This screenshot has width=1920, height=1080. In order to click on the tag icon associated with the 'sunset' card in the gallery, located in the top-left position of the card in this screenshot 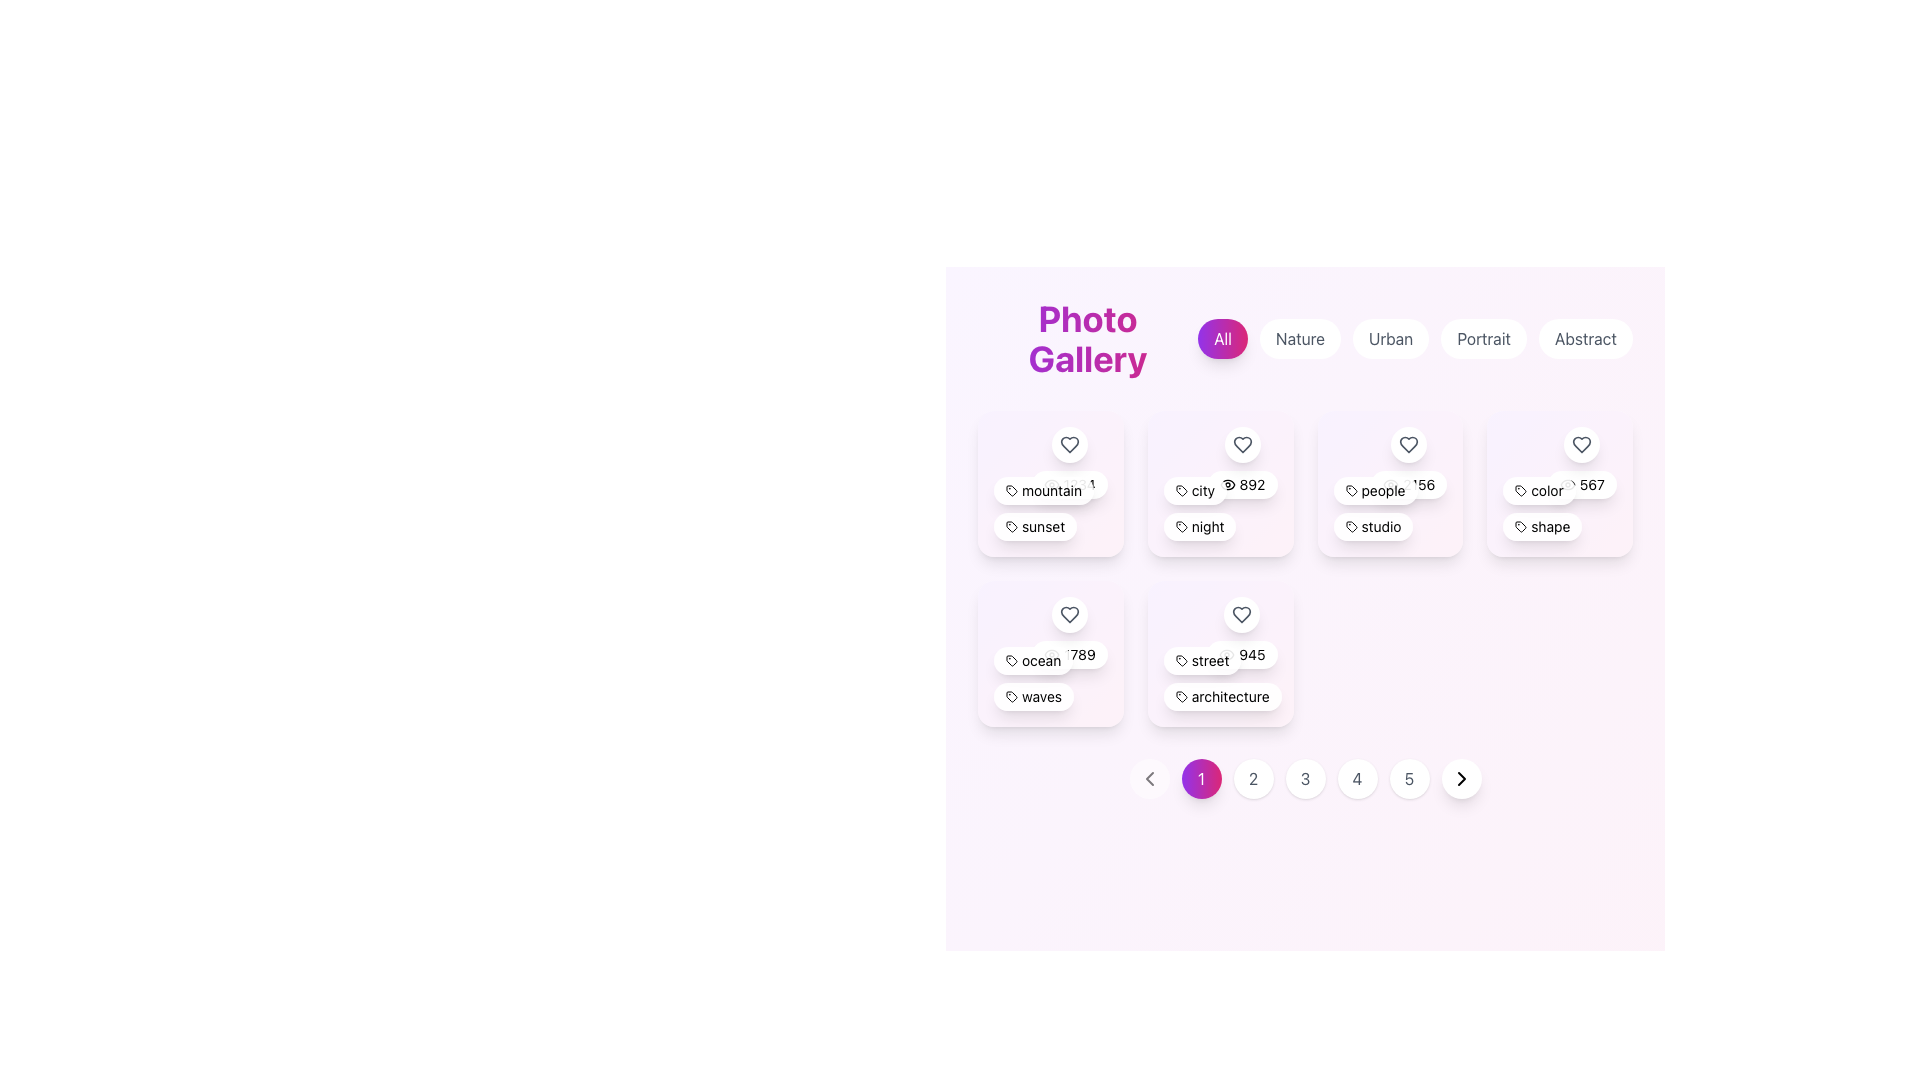, I will do `click(1012, 525)`.